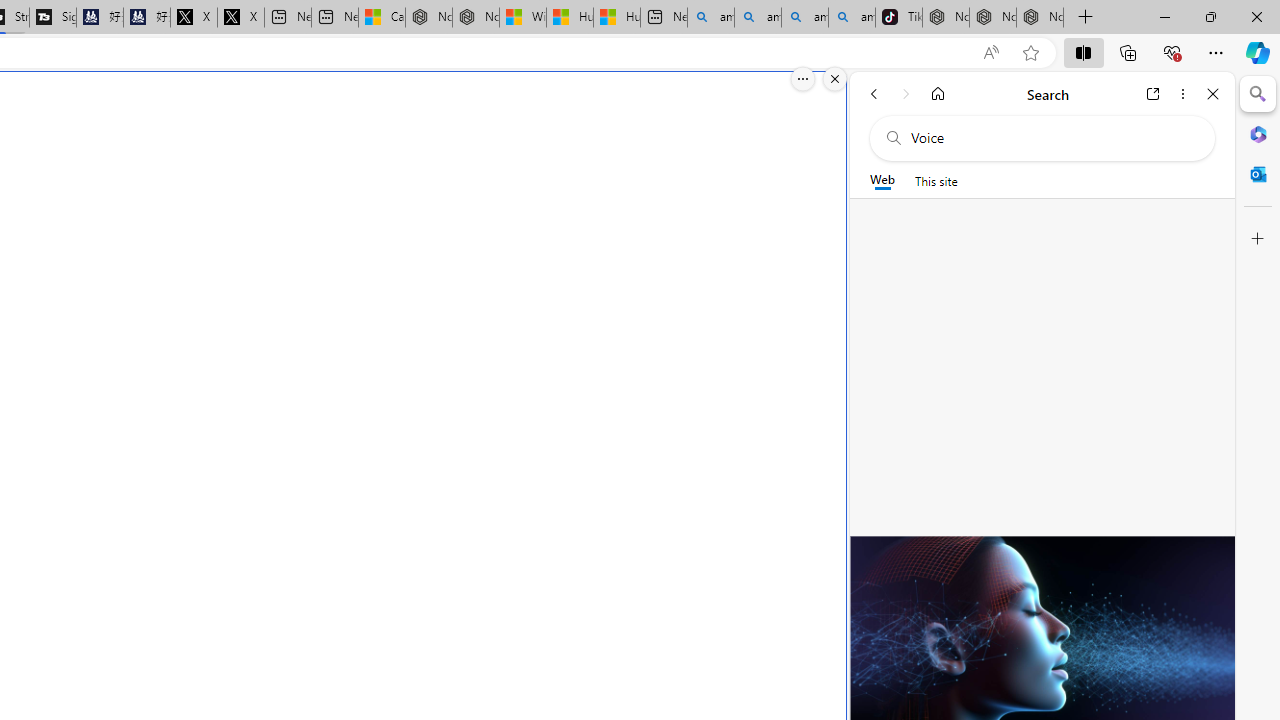 Image resolution: width=1280 pixels, height=720 pixels. I want to click on 'This site scope', so click(935, 180).